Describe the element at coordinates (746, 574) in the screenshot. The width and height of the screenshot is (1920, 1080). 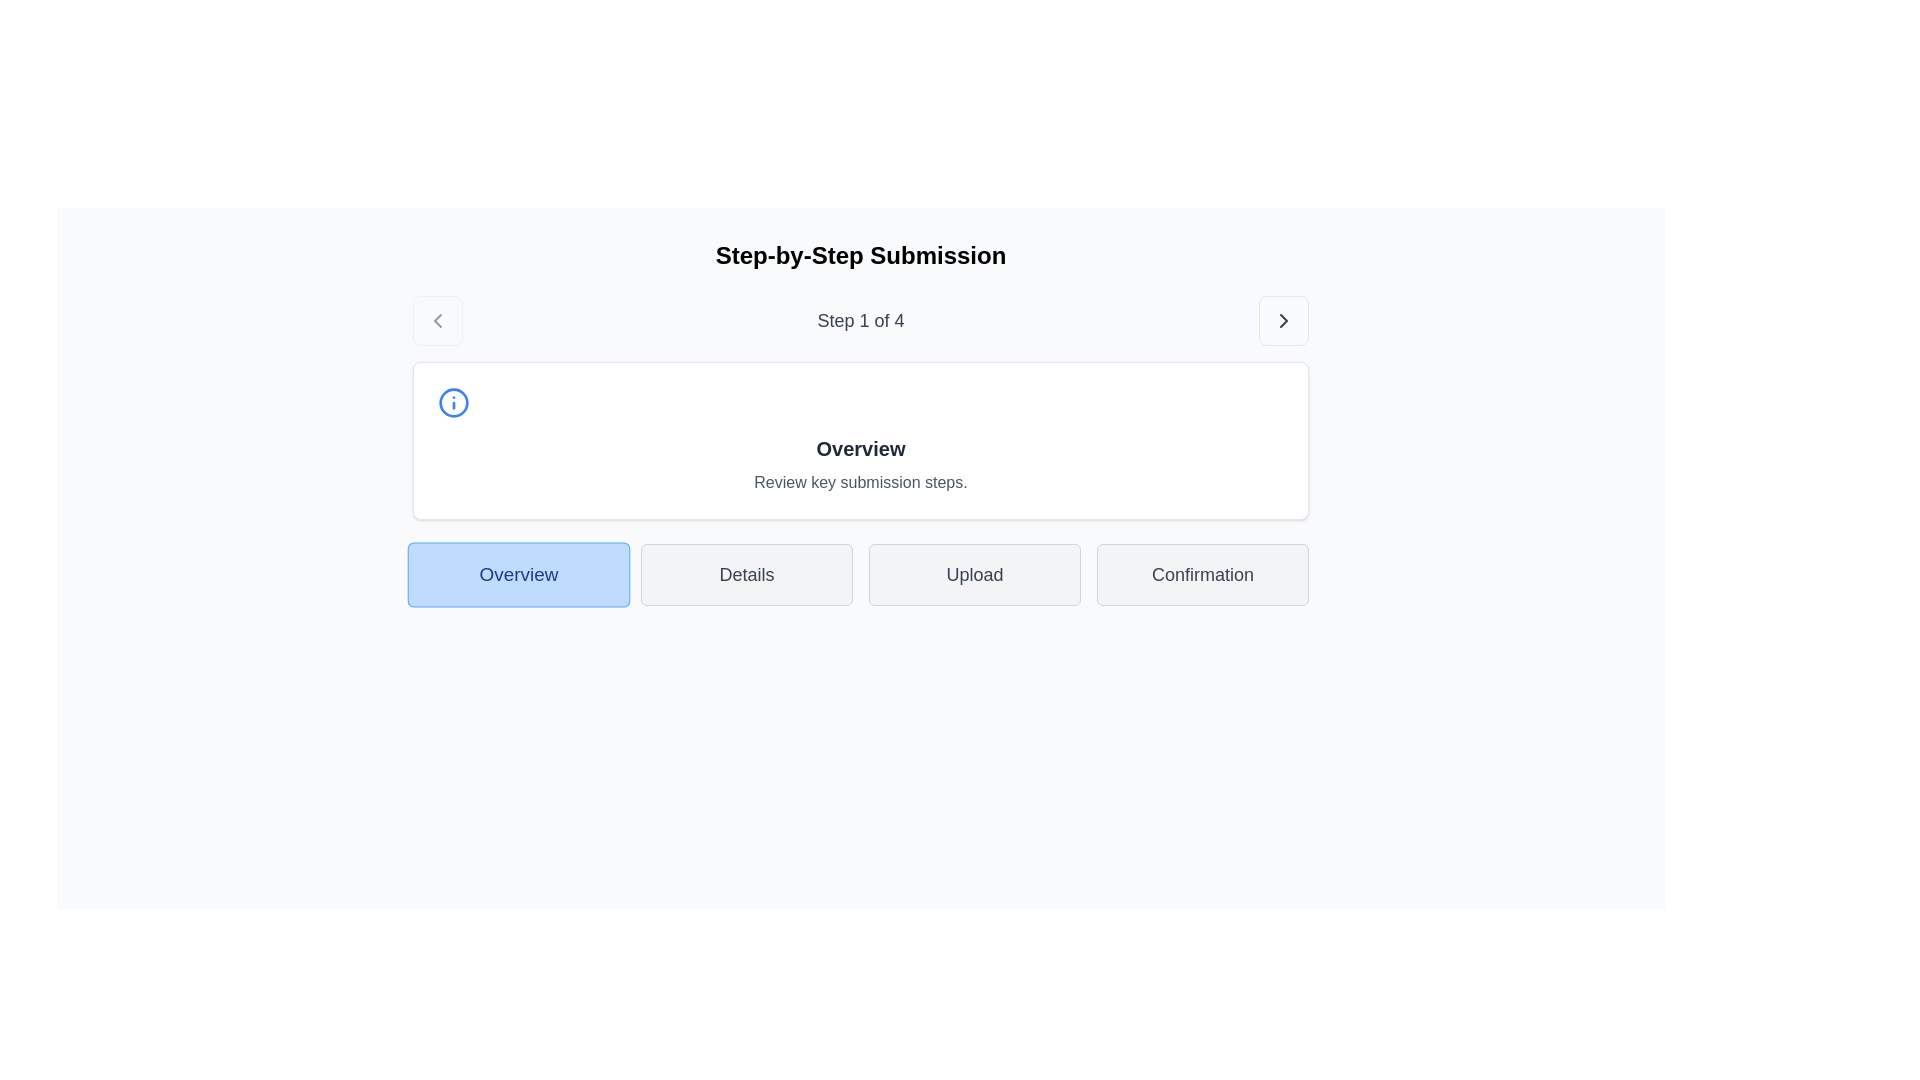
I see `the 'Details' button, which is the second button in a row of four equal-sized boxes located near the bottom-center of the interface` at that location.